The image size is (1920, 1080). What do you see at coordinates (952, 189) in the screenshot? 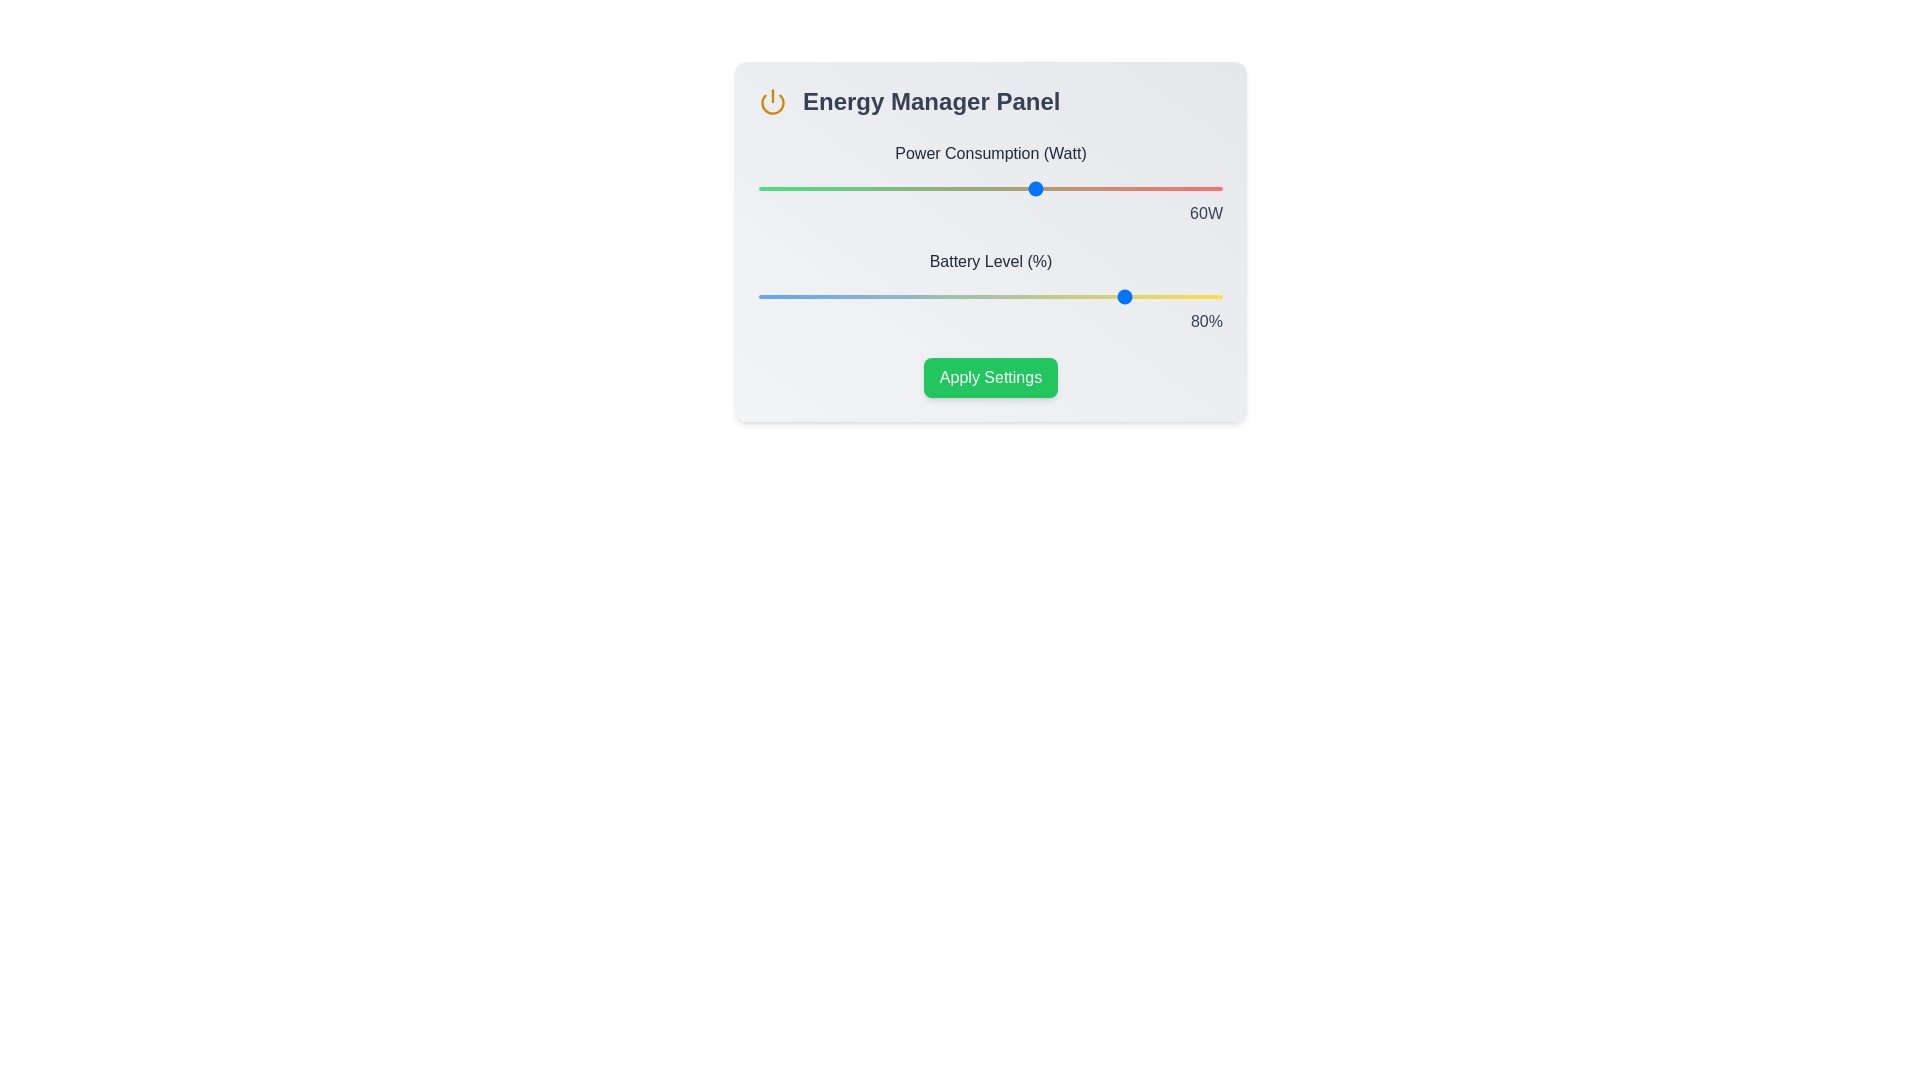
I see `the power consumption slider to 42 percent` at bounding box center [952, 189].